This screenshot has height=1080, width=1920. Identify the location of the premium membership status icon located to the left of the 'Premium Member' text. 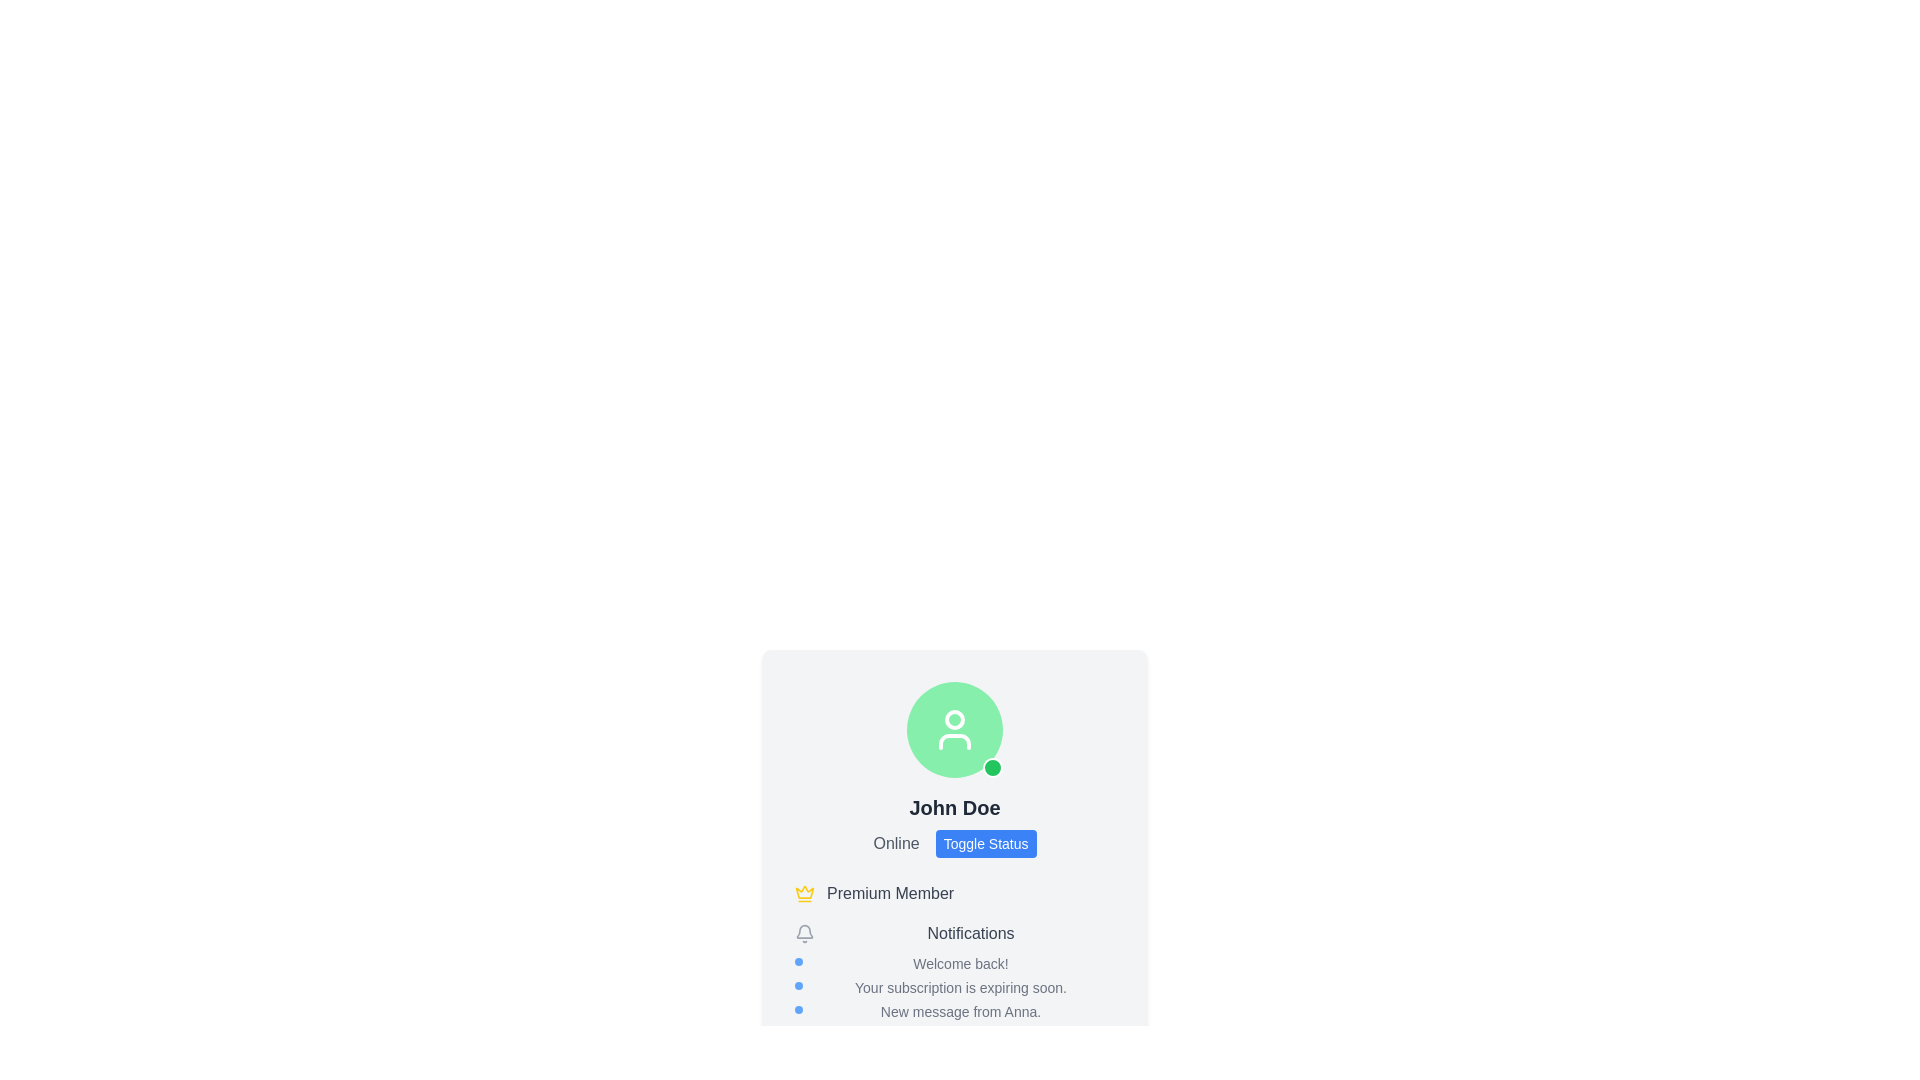
(805, 891).